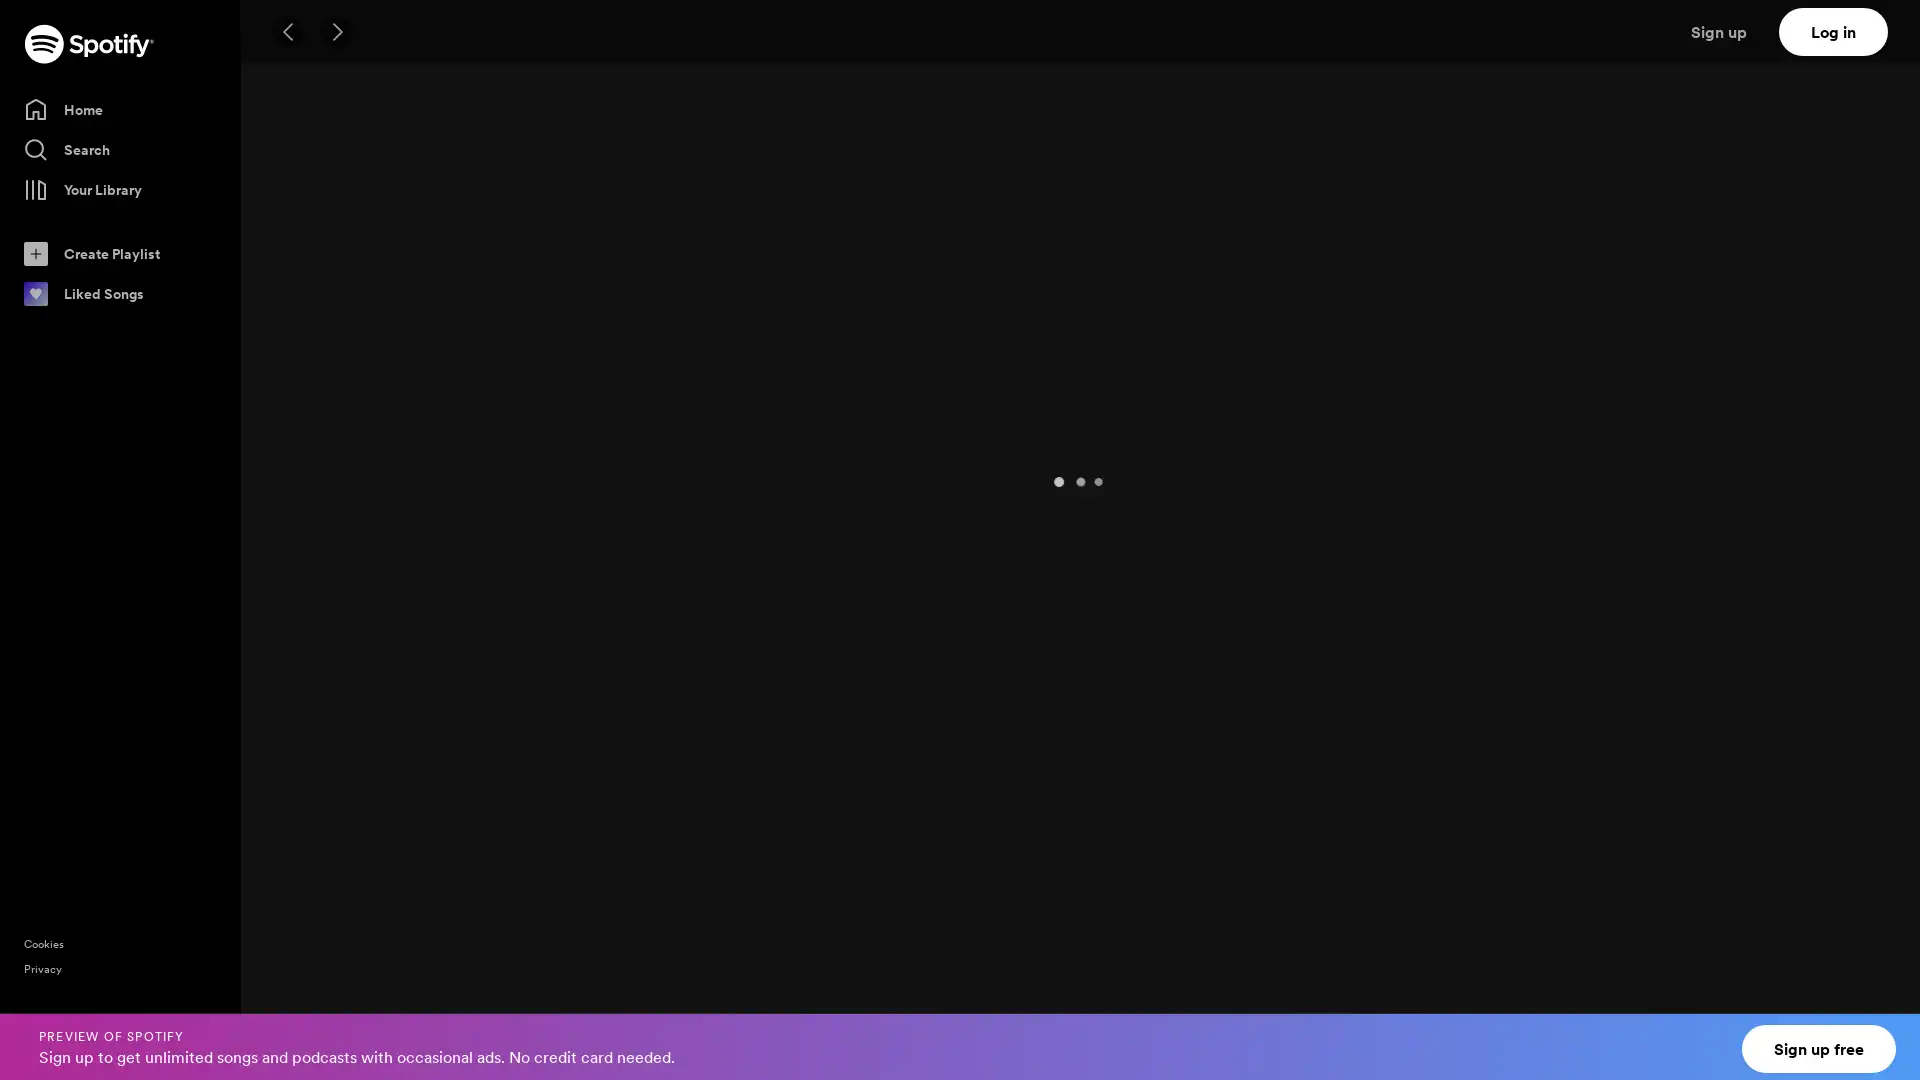 This screenshot has width=1920, height=1080. Describe the element at coordinates (1819, 1048) in the screenshot. I see `Sign up free` at that location.